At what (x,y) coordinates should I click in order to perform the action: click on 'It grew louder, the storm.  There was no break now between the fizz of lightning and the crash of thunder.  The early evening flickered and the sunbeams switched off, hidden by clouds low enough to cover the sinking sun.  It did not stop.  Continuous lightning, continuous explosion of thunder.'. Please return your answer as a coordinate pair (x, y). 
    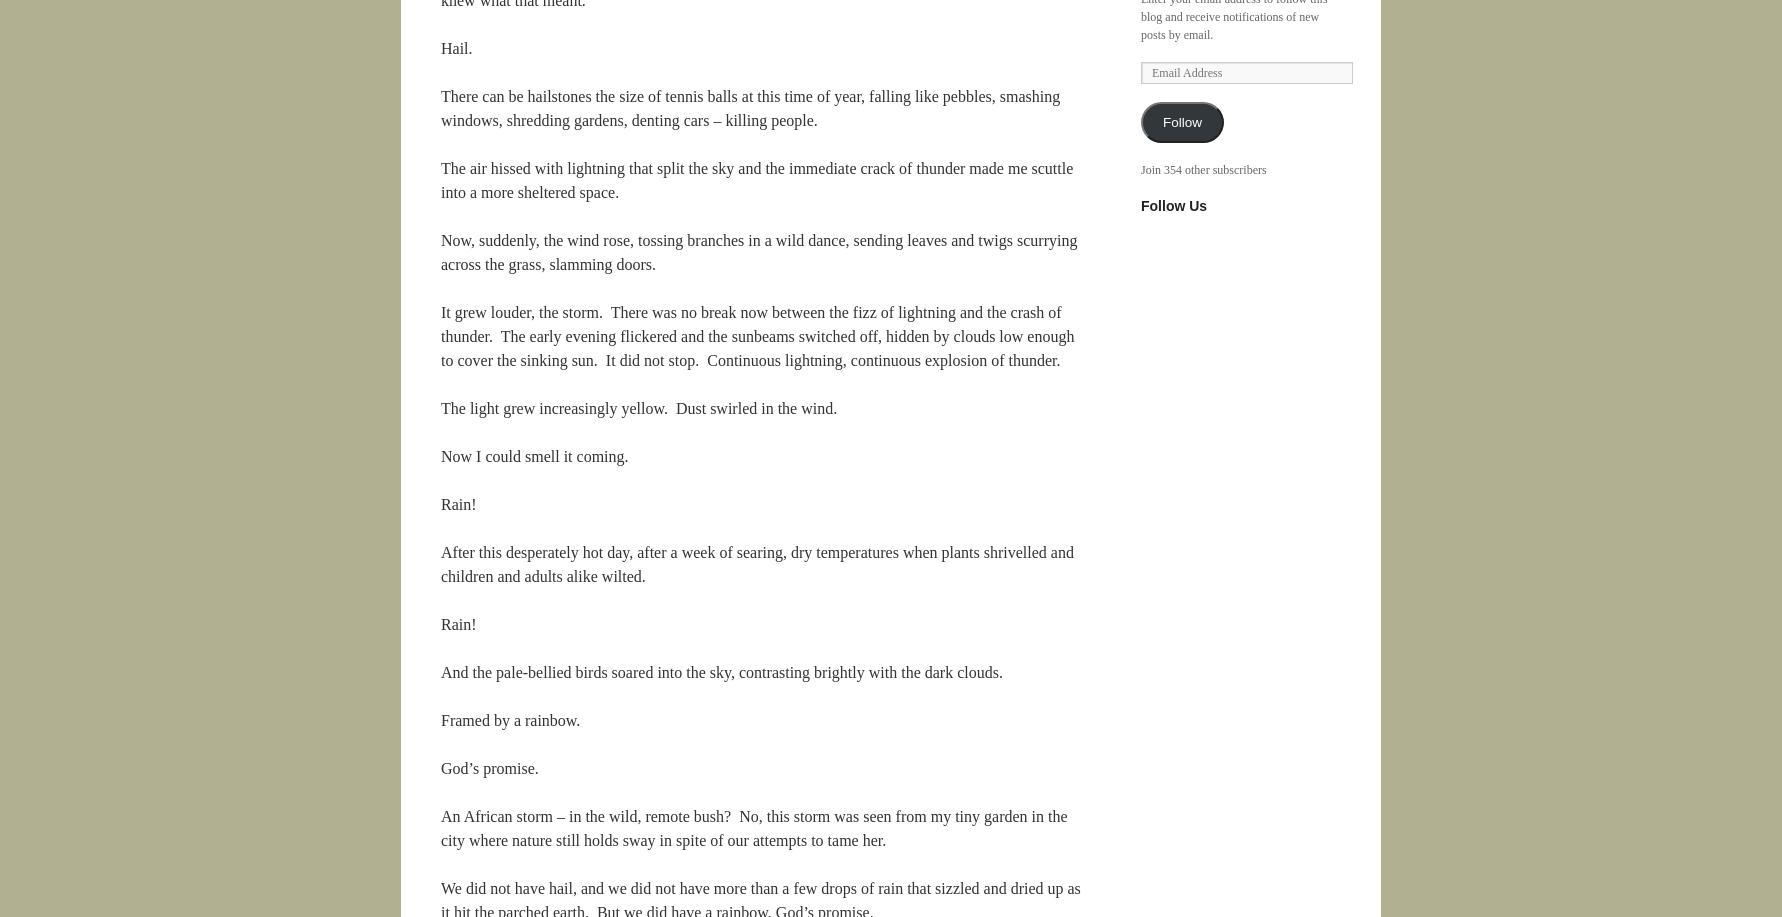
    Looking at the image, I should click on (757, 335).